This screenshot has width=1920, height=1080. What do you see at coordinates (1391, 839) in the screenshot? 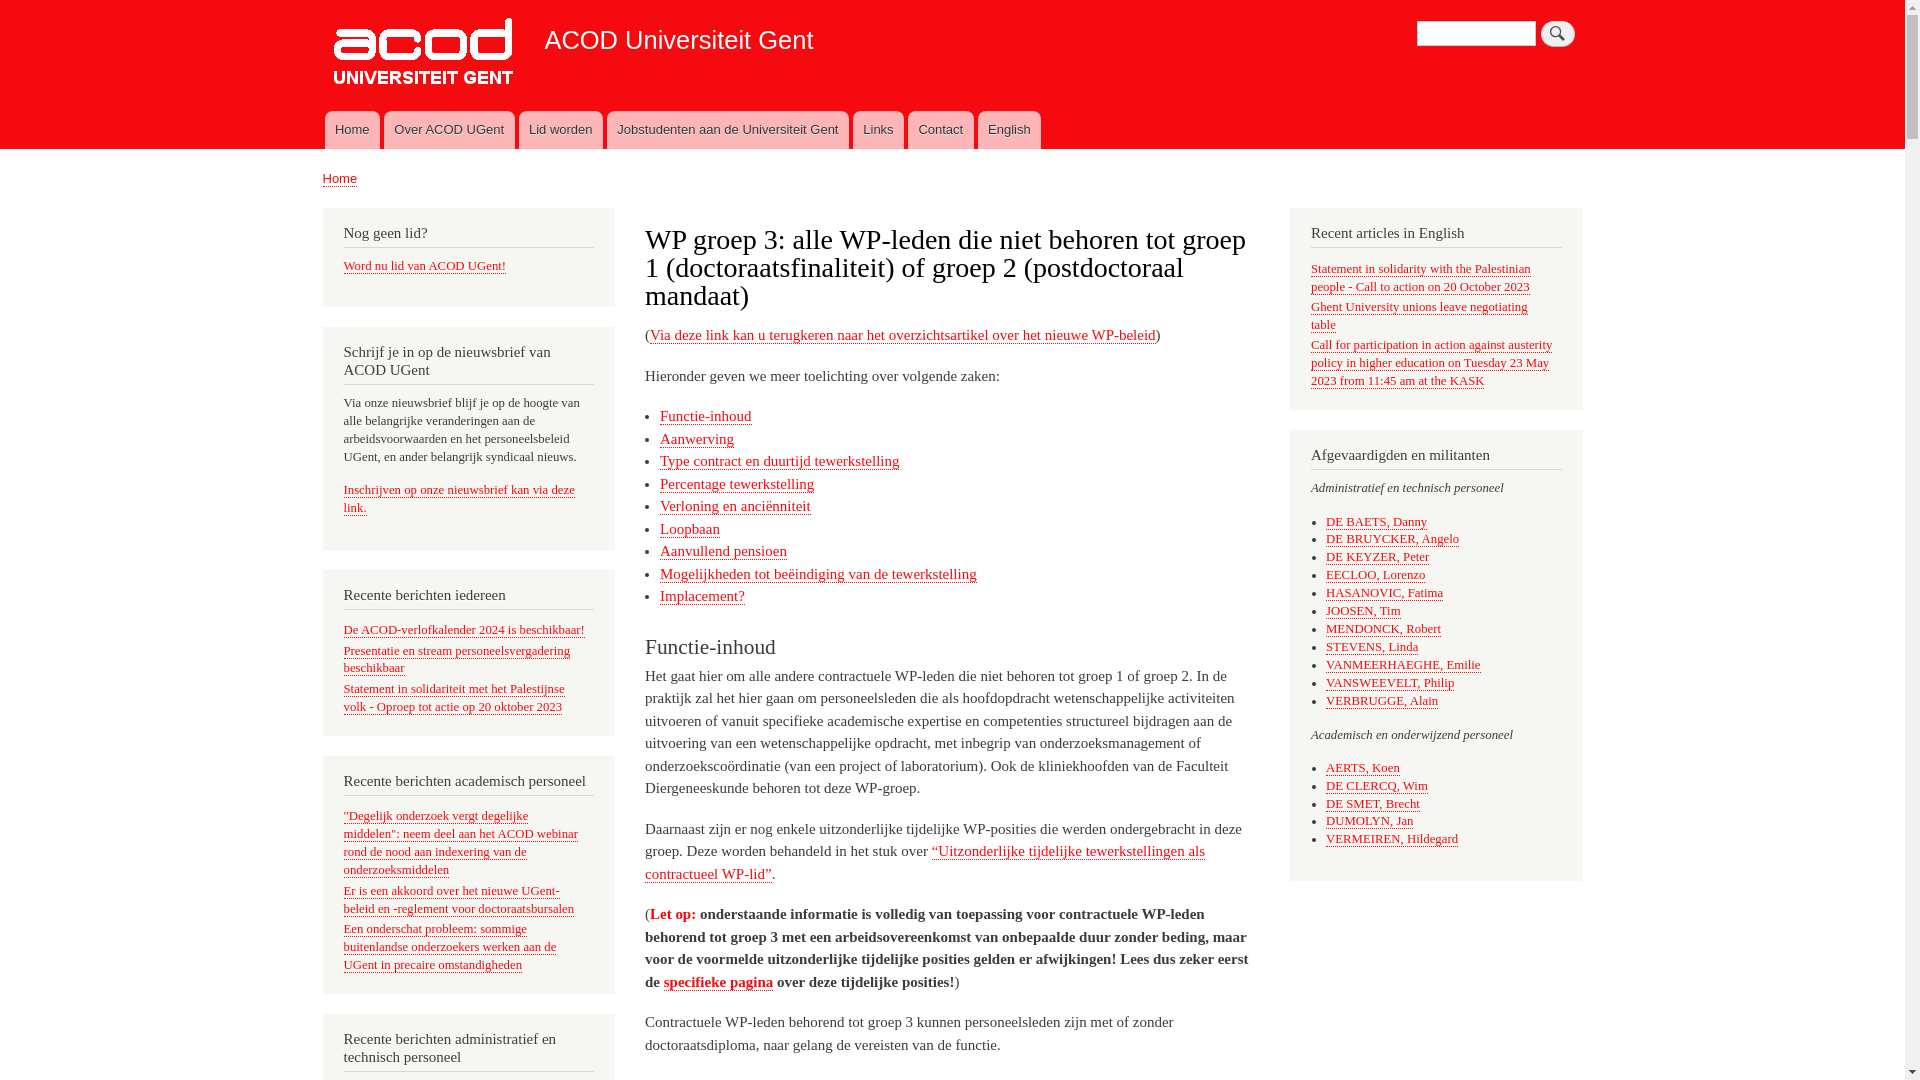
I see `'VERMEIREN, Hildegard'` at bounding box center [1391, 839].